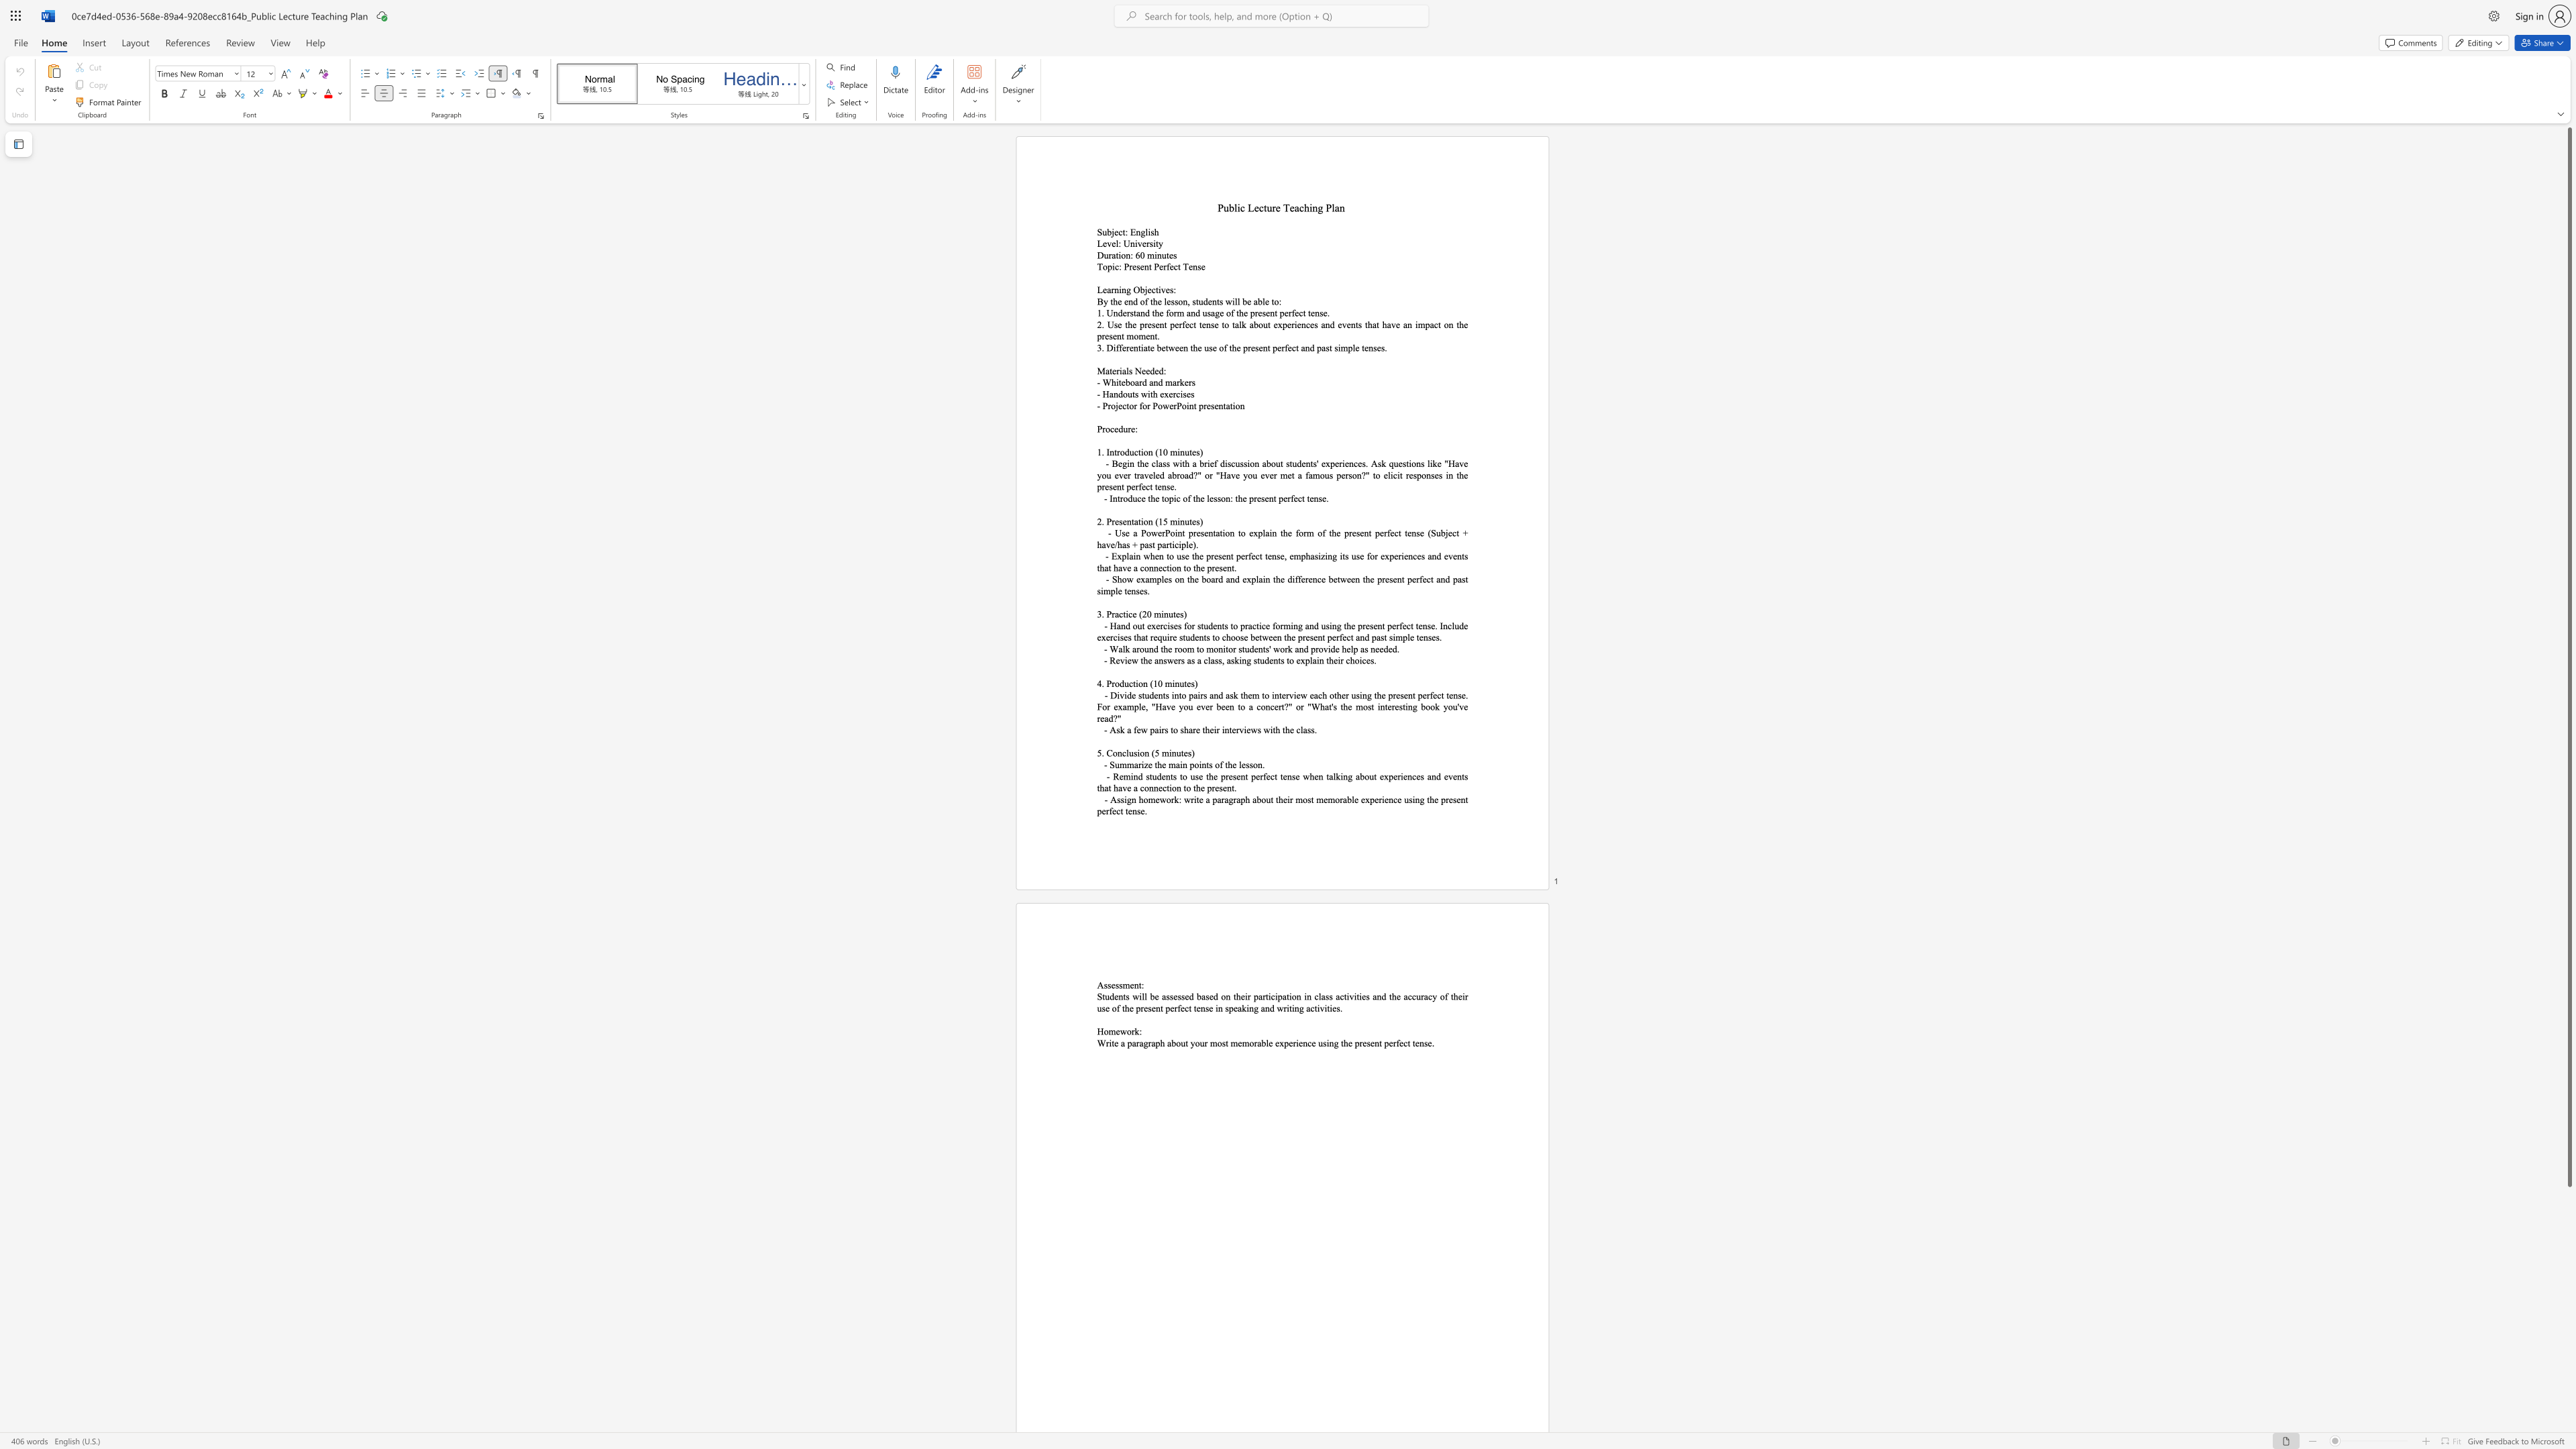 The width and height of the screenshot is (2576, 1449). Describe the element at coordinates (1137, 242) in the screenshot. I see `the space between the continuous character "i" and "v" in the text` at that location.